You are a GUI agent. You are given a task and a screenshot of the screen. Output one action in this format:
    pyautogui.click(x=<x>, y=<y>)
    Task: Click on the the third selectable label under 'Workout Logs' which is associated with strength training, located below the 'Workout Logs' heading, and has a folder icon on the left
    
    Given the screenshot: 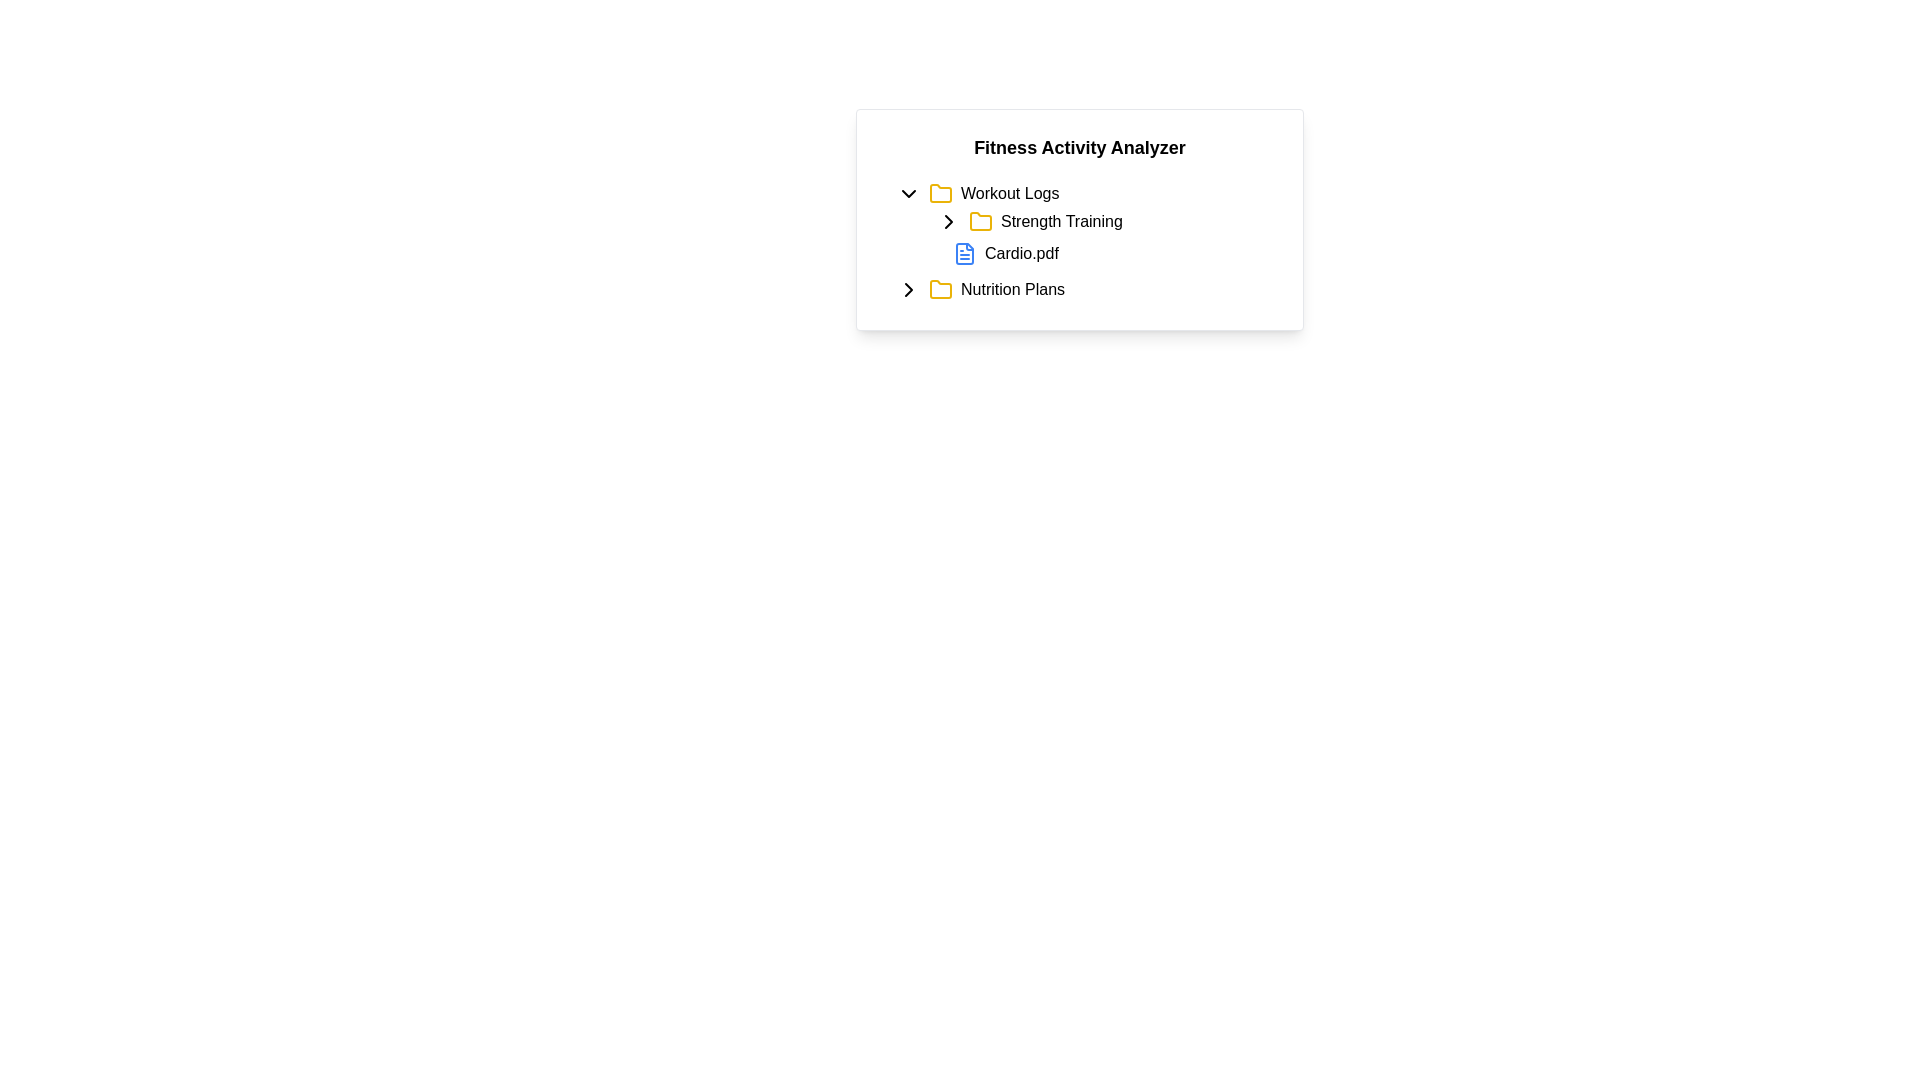 What is the action you would take?
    pyautogui.click(x=1060, y=222)
    